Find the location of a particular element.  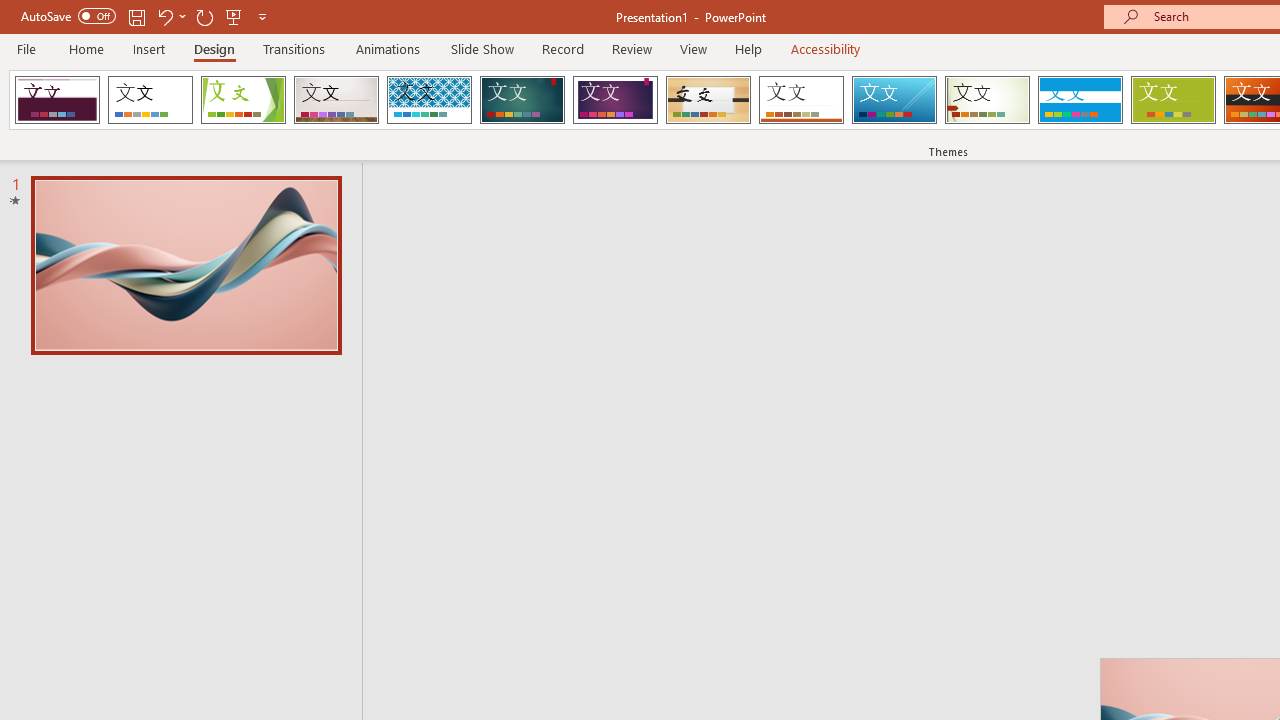

'Ion Boardroom' is located at coordinates (614, 100).